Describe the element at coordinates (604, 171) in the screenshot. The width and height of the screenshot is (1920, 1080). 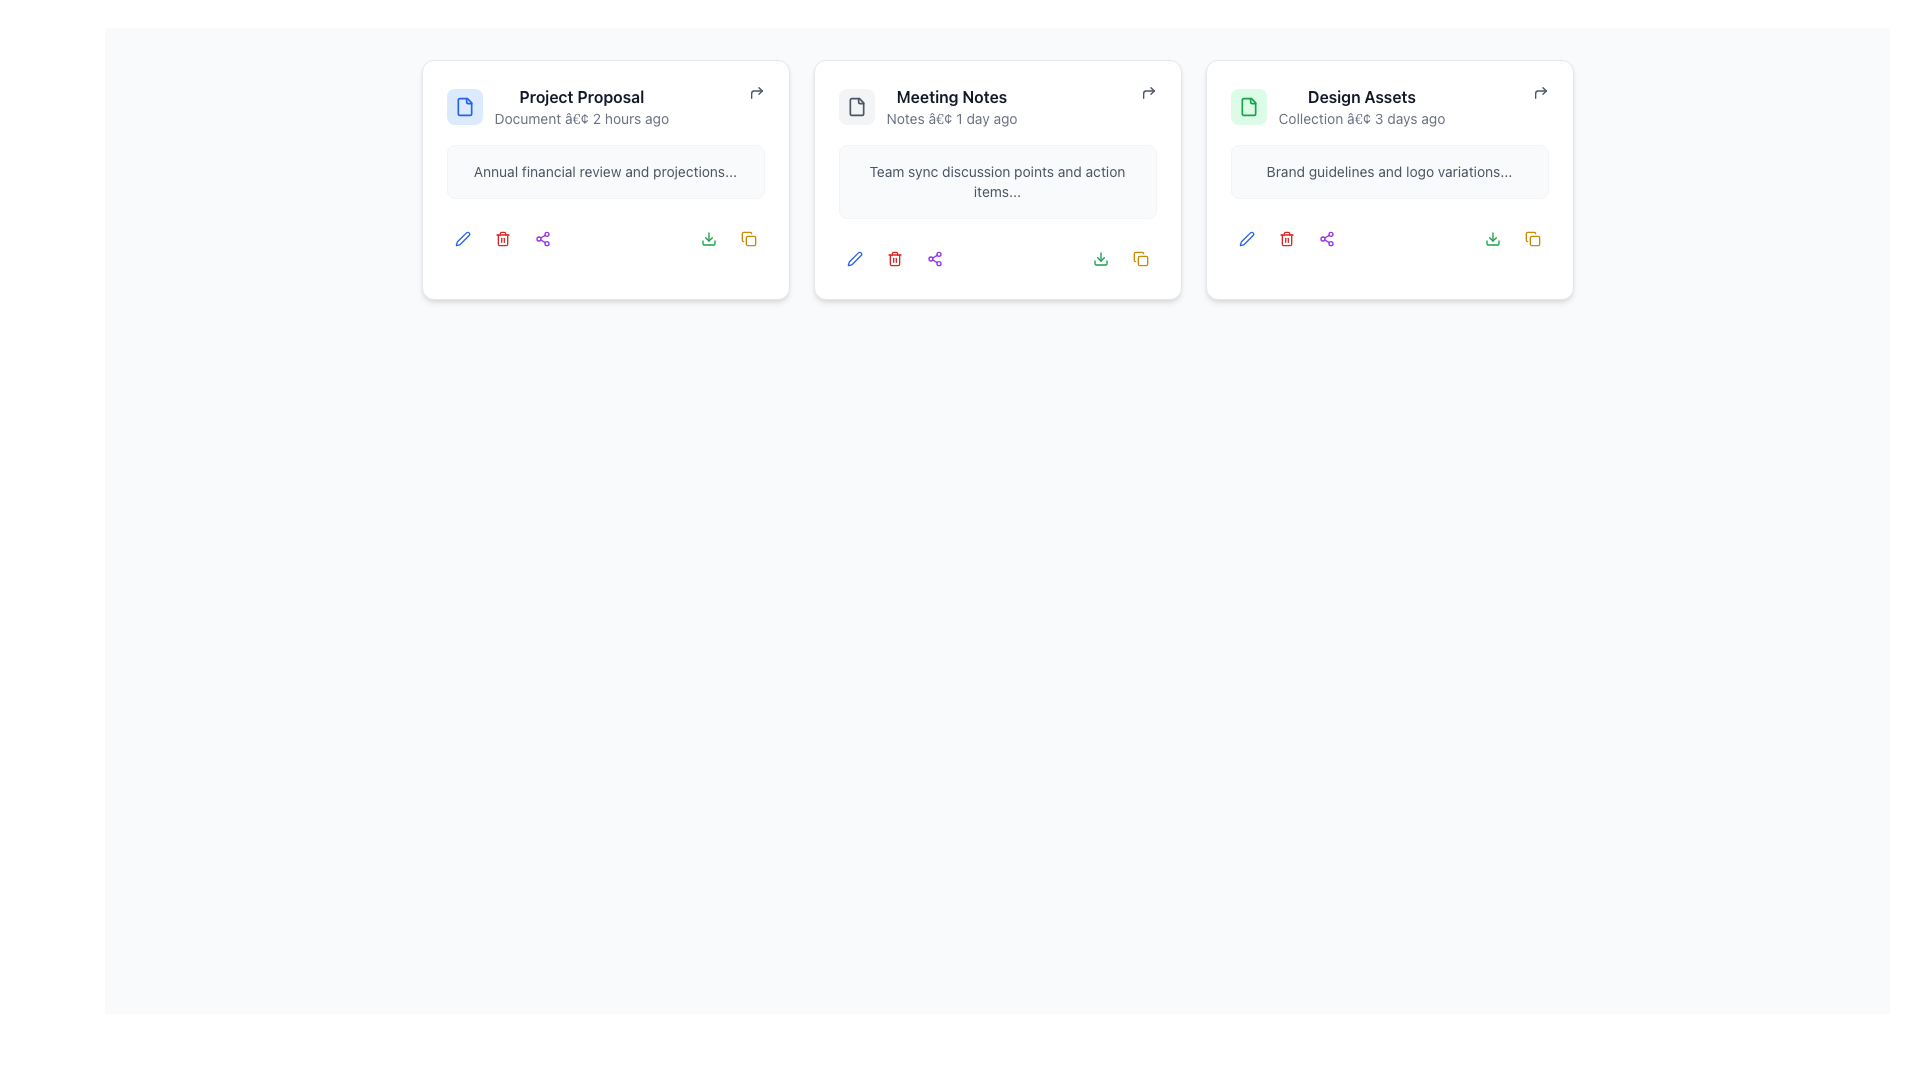
I see `the Text display field located within the 'Project Proposal' card, which provides a summary or description of the related document` at that location.